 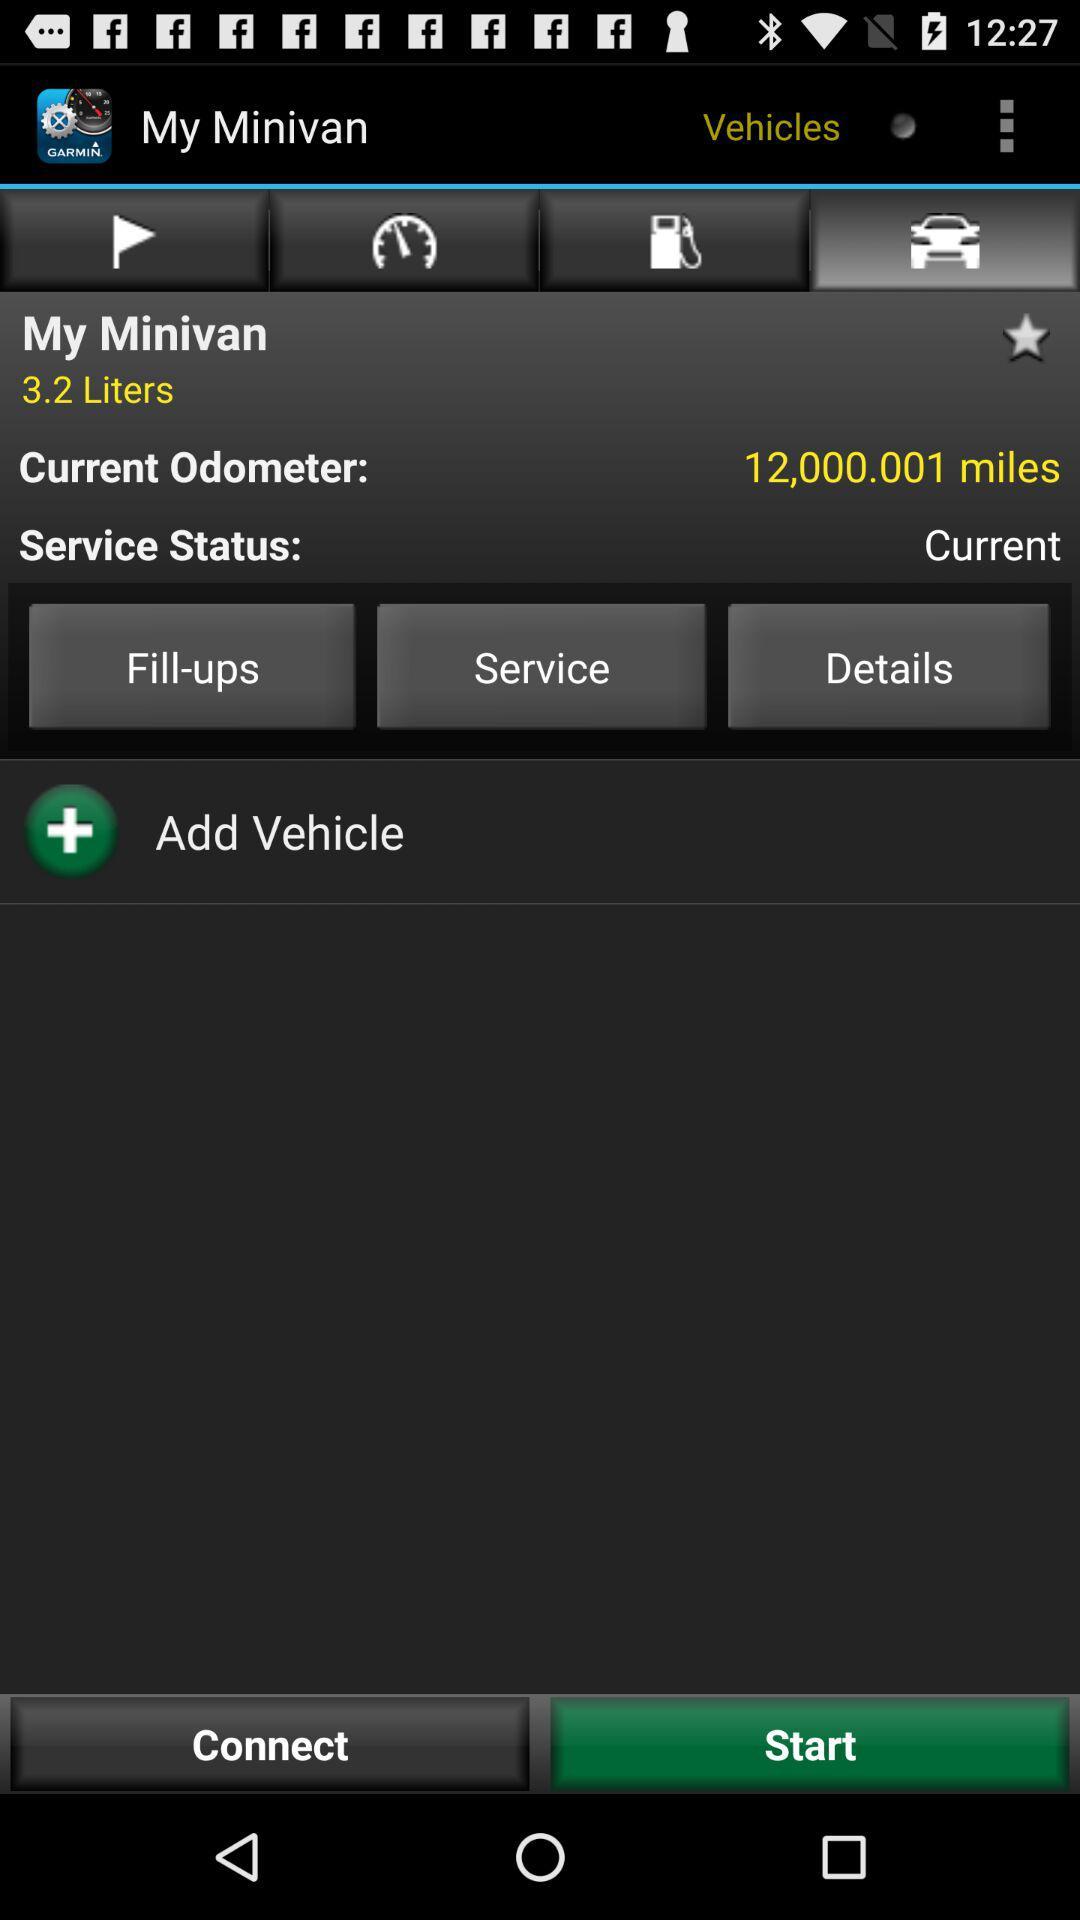 What do you see at coordinates (72, 124) in the screenshot?
I see `the logo on the top left corner of the web page` at bounding box center [72, 124].